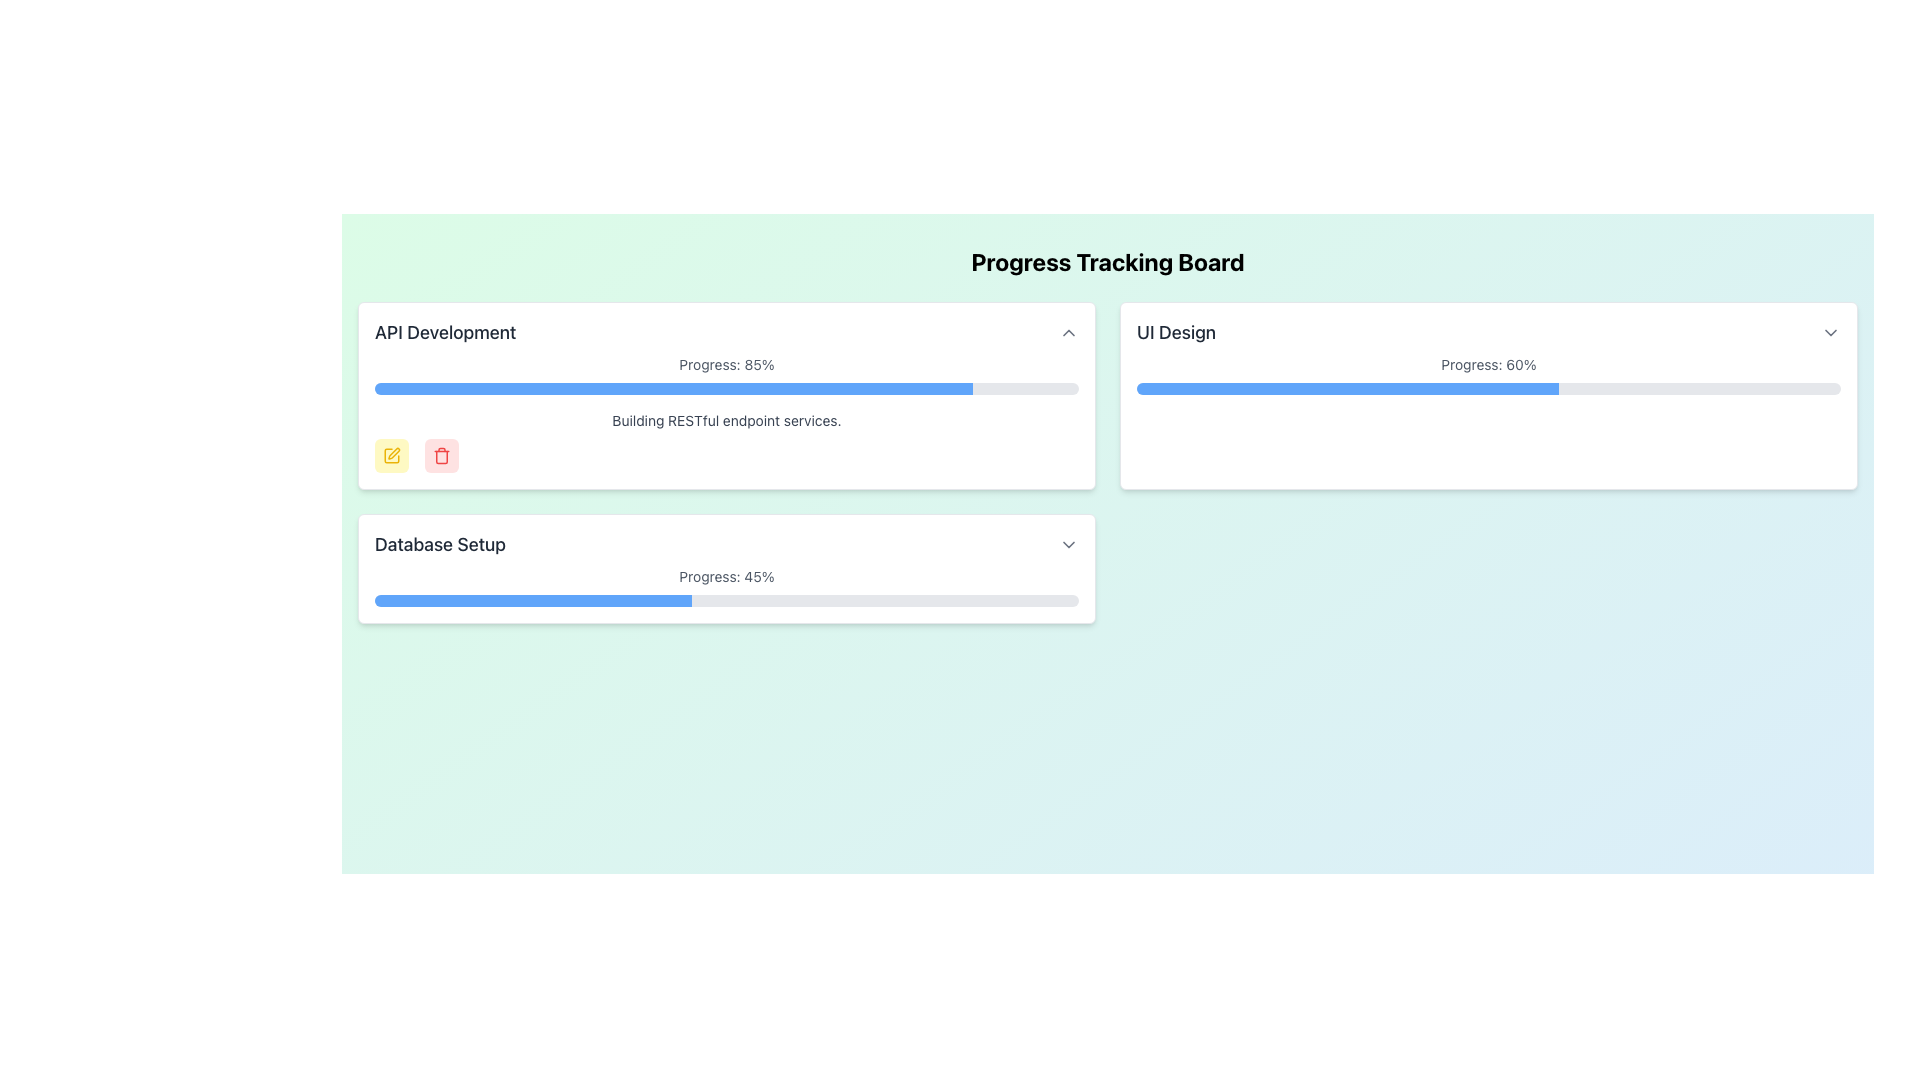 Image resolution: width=1920 pixels, height=1080 pixels. Describe the element at coordinates (1488, 365) in the screenshot. I see `displayed progress value from the text element showing 'Progress: 60%' located under the main title in the 'UI Design' section` at that location.